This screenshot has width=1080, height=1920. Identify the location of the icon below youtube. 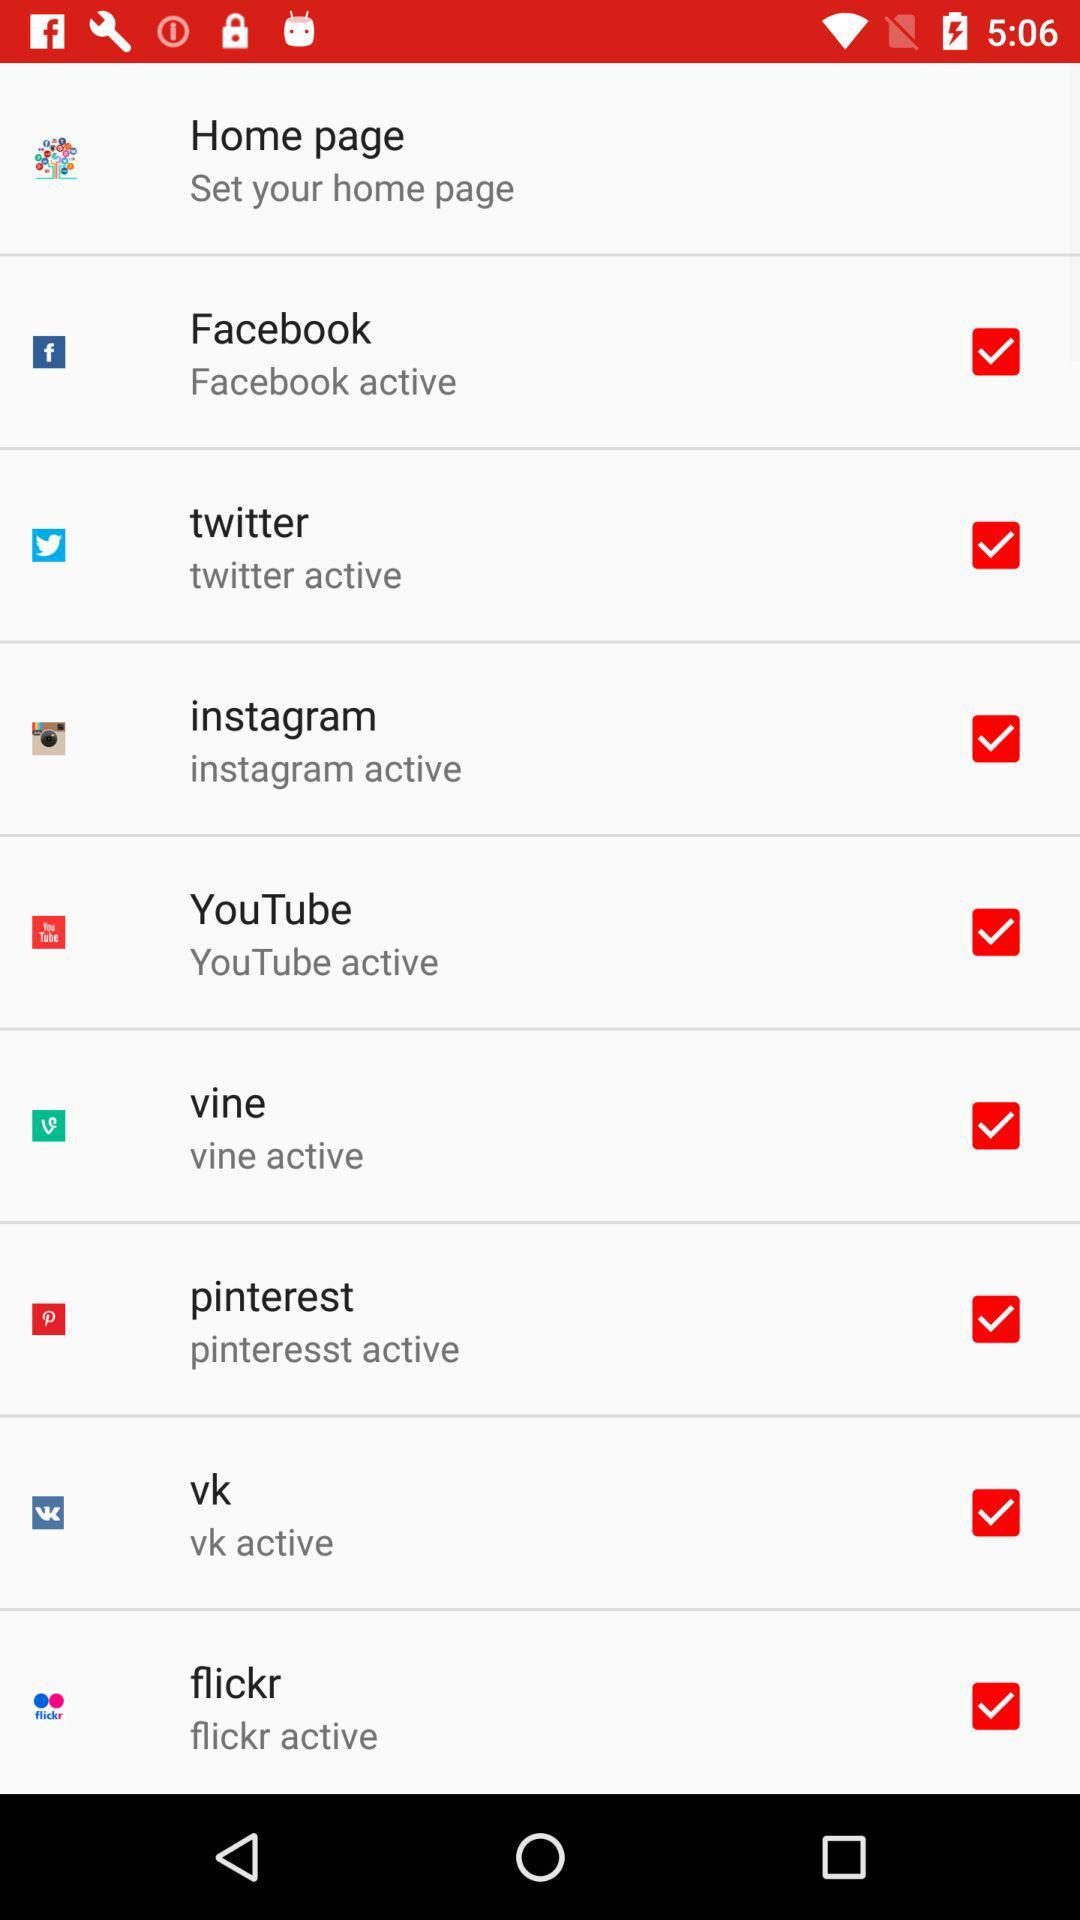
(314, 960).